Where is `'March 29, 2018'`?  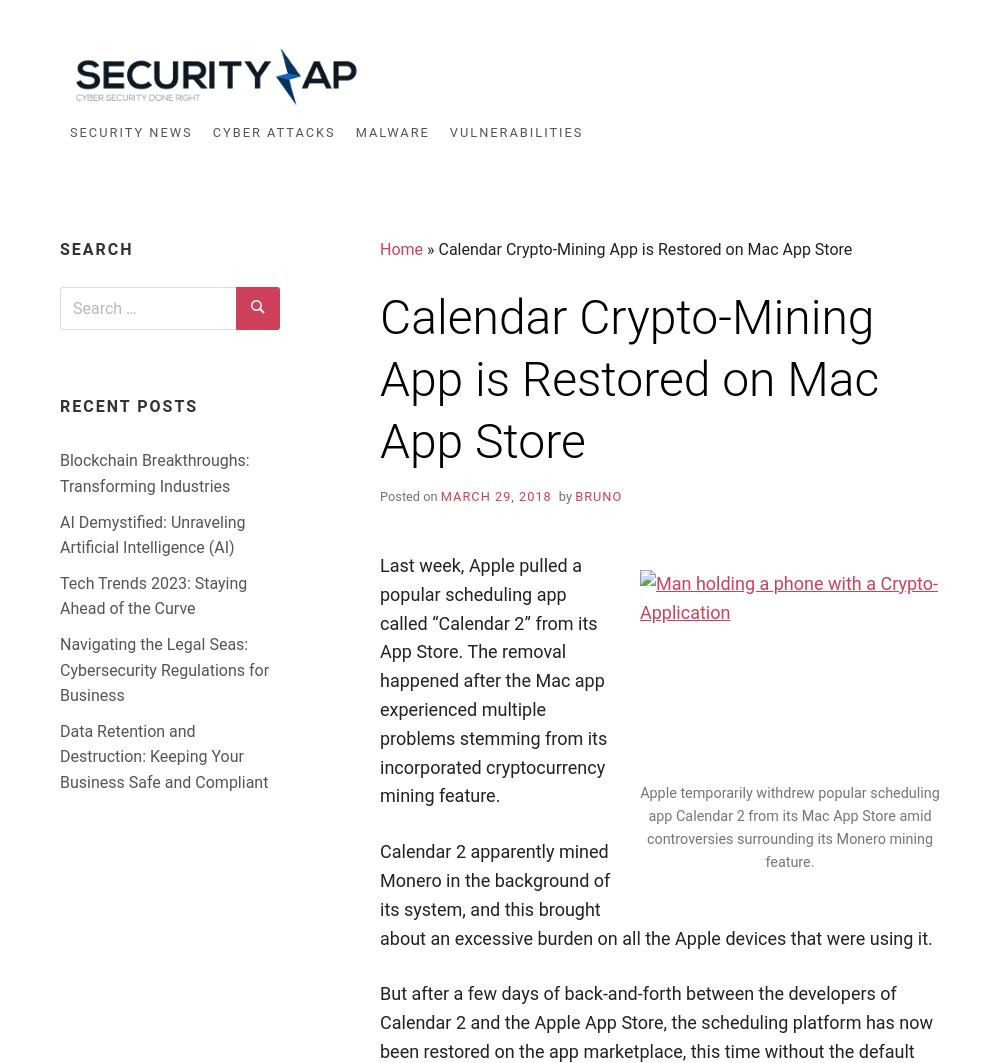 'March 29, 2018' is located at coordinates (494, 495).